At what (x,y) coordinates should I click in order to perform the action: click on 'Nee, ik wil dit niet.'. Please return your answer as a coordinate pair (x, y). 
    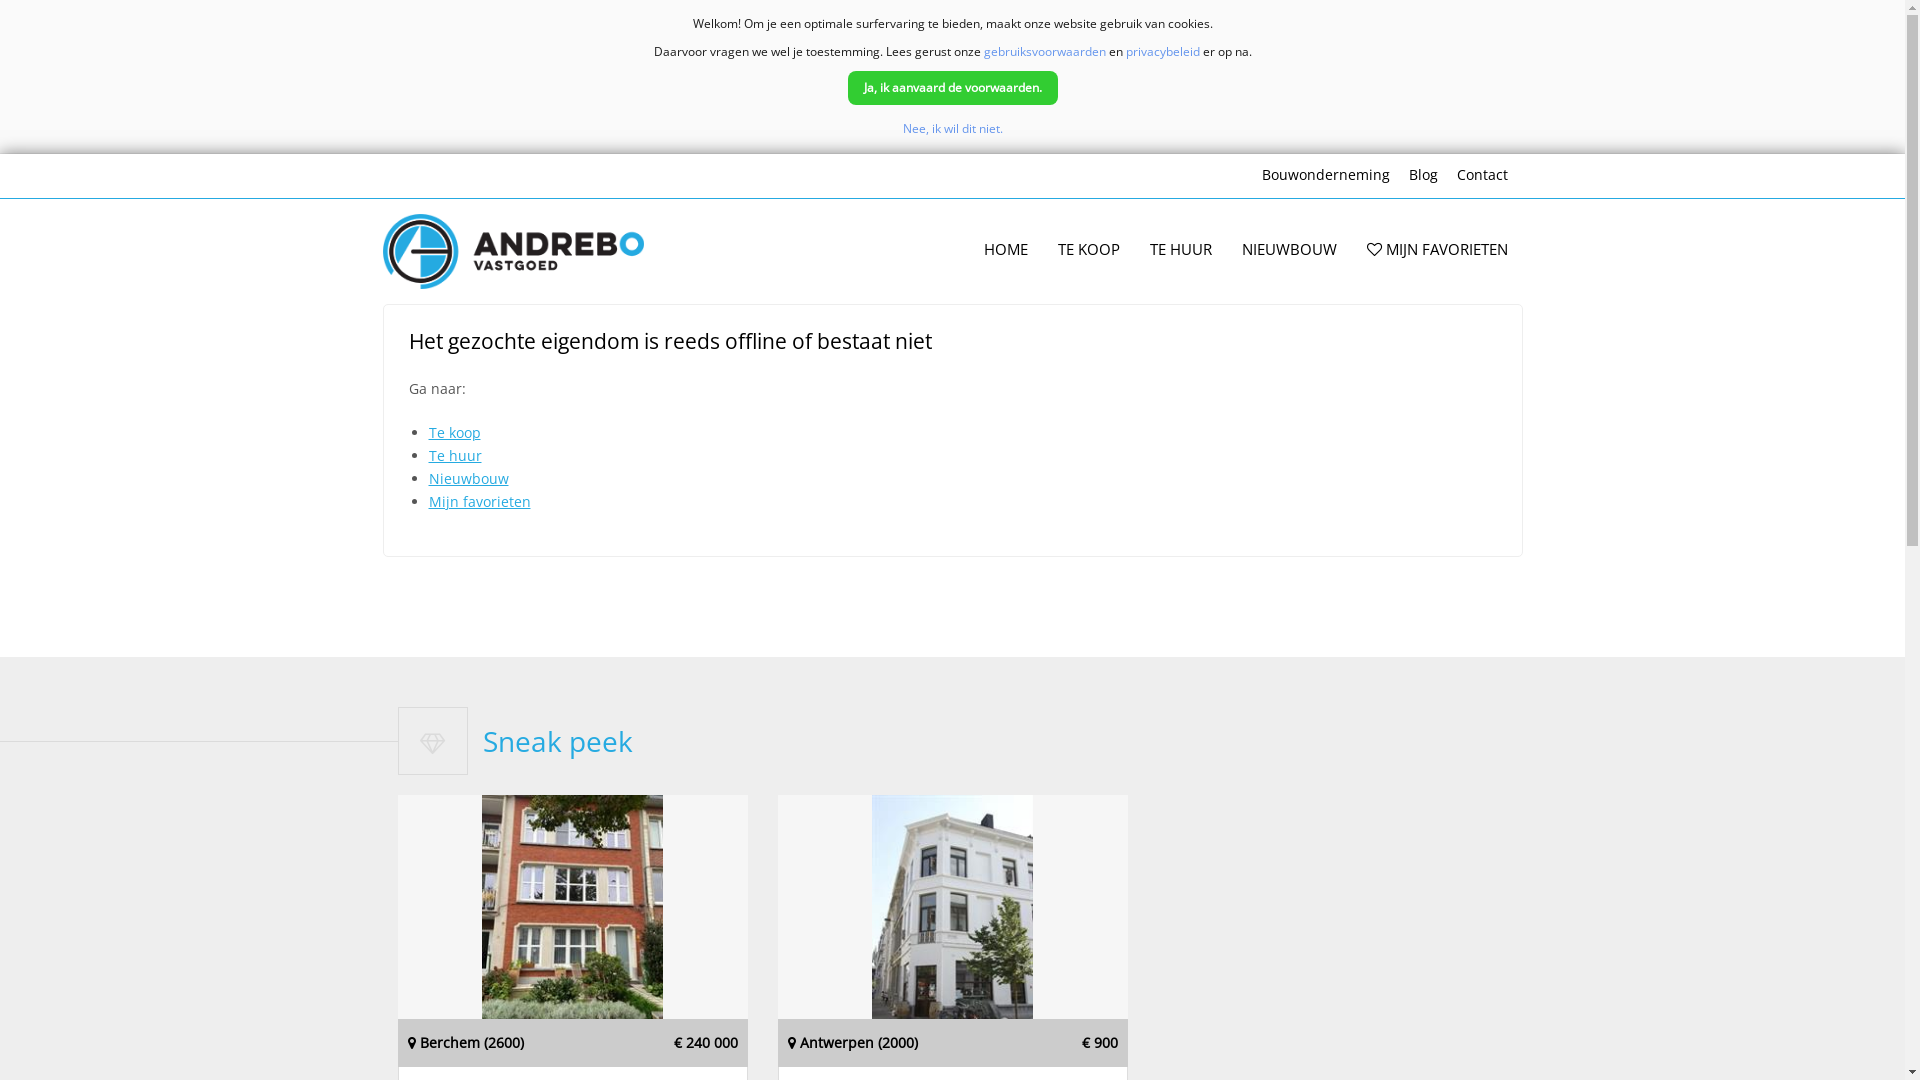
    Looking at the image, I should click on (950, 128).